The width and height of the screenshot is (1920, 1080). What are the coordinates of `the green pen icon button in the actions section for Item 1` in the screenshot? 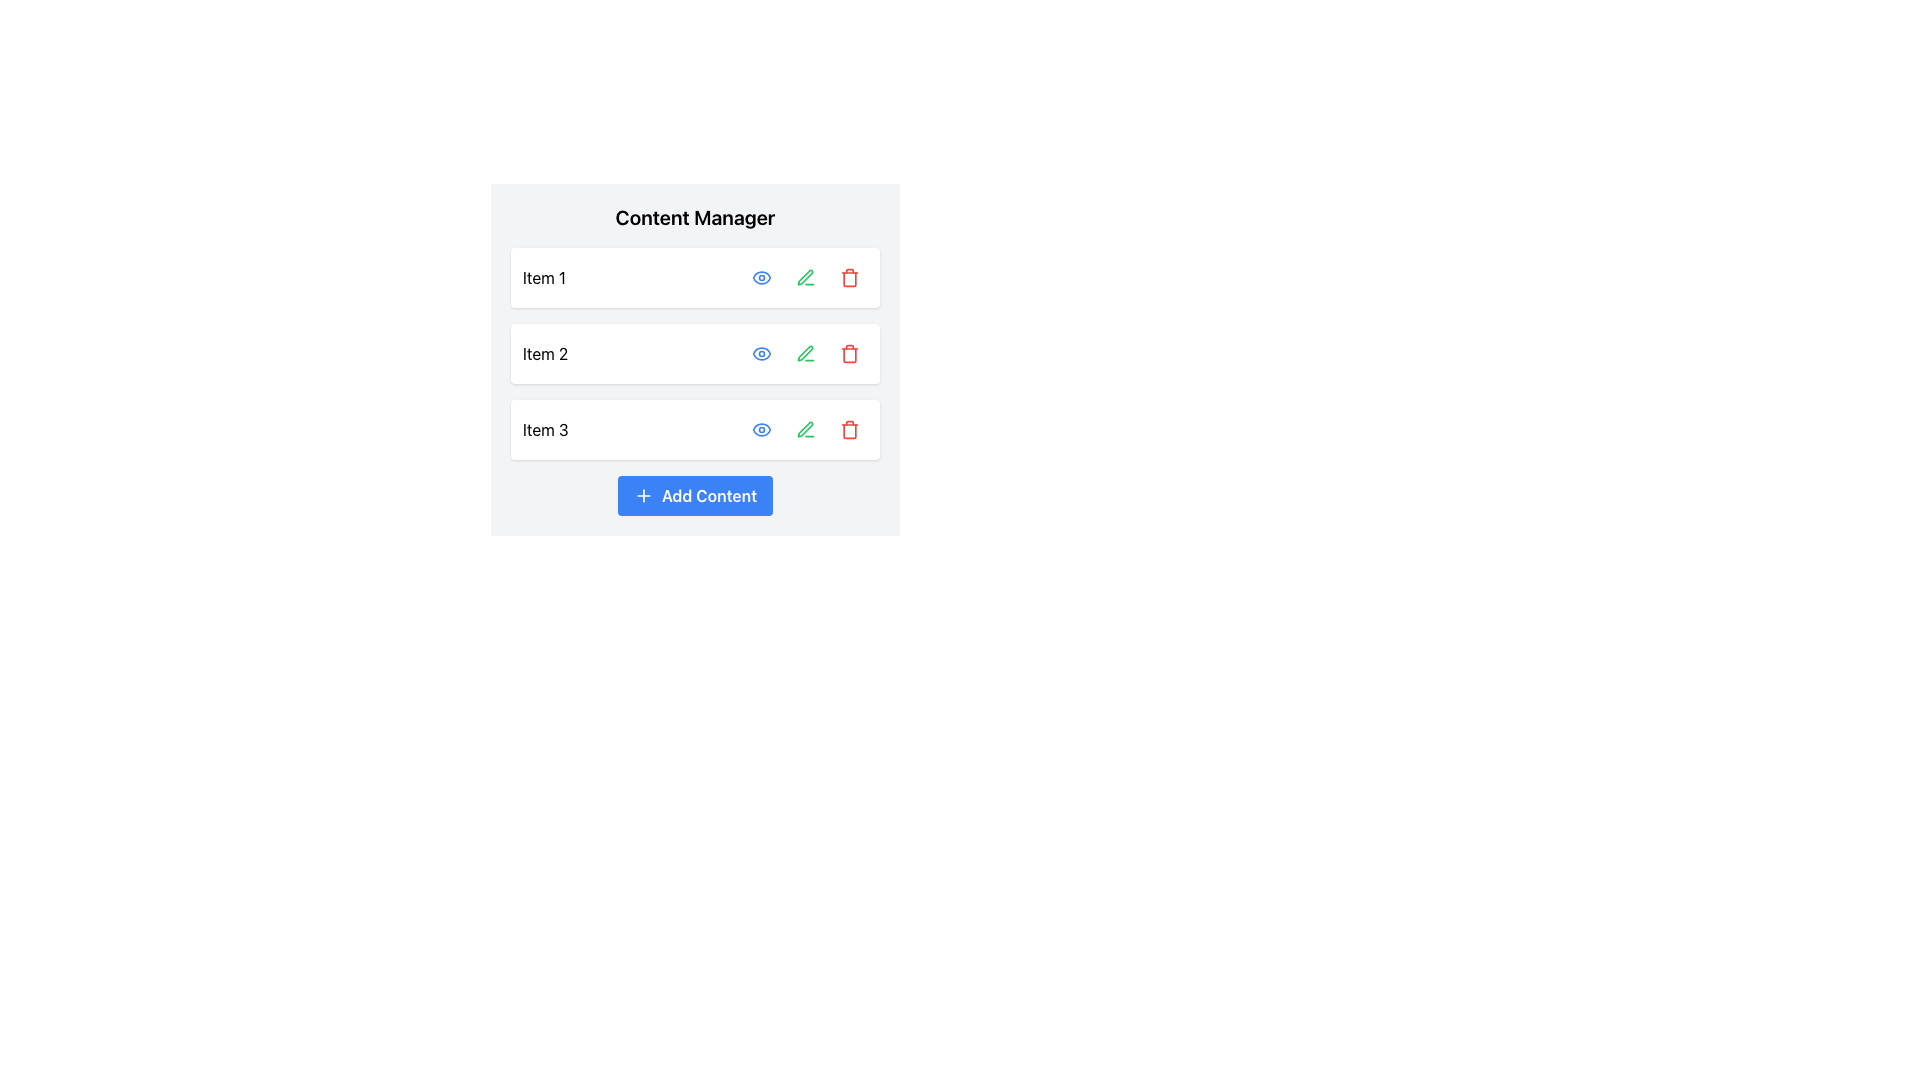 It's located at (806, 277).